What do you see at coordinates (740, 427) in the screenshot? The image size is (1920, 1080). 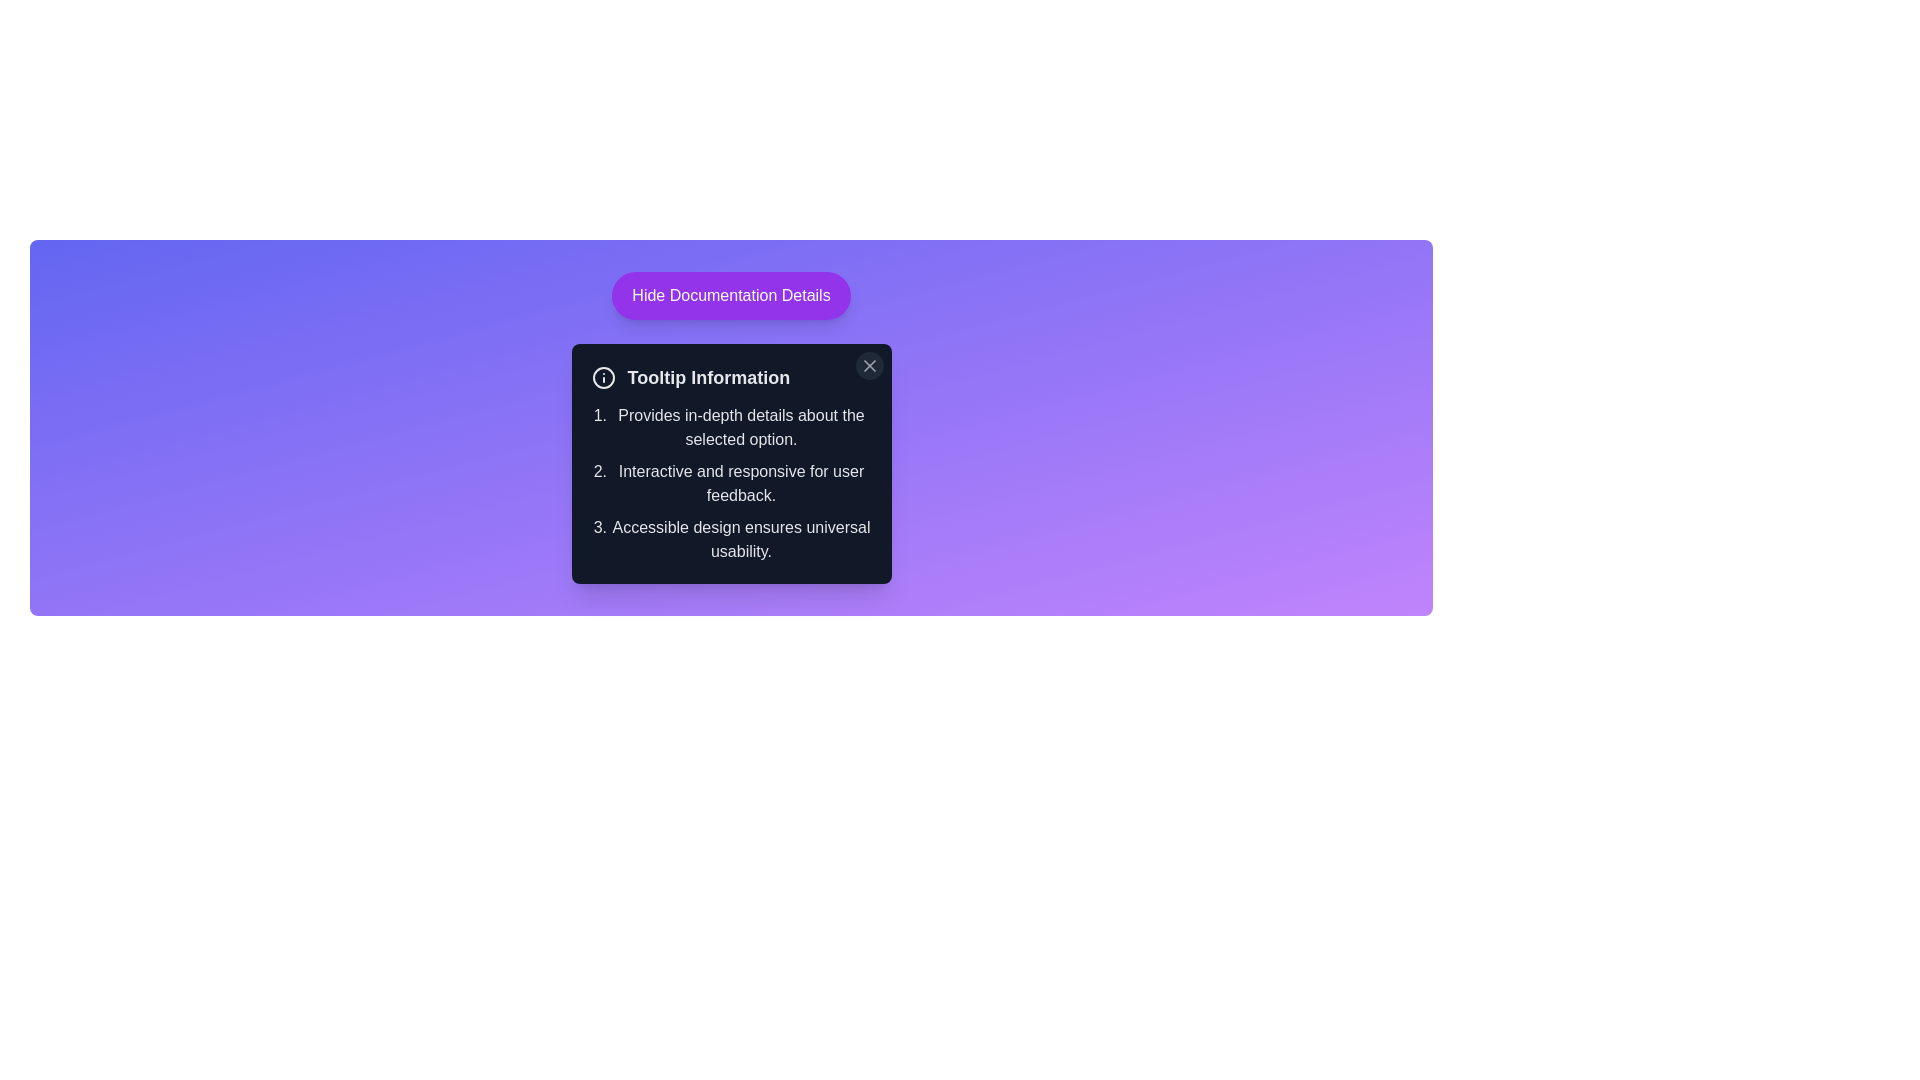 I see `the text item reading 'Provides in-depth details about the selected option.' which is the first item in a vertical numbered list within a dark-background tooltip` at bounding box center [740, 427].